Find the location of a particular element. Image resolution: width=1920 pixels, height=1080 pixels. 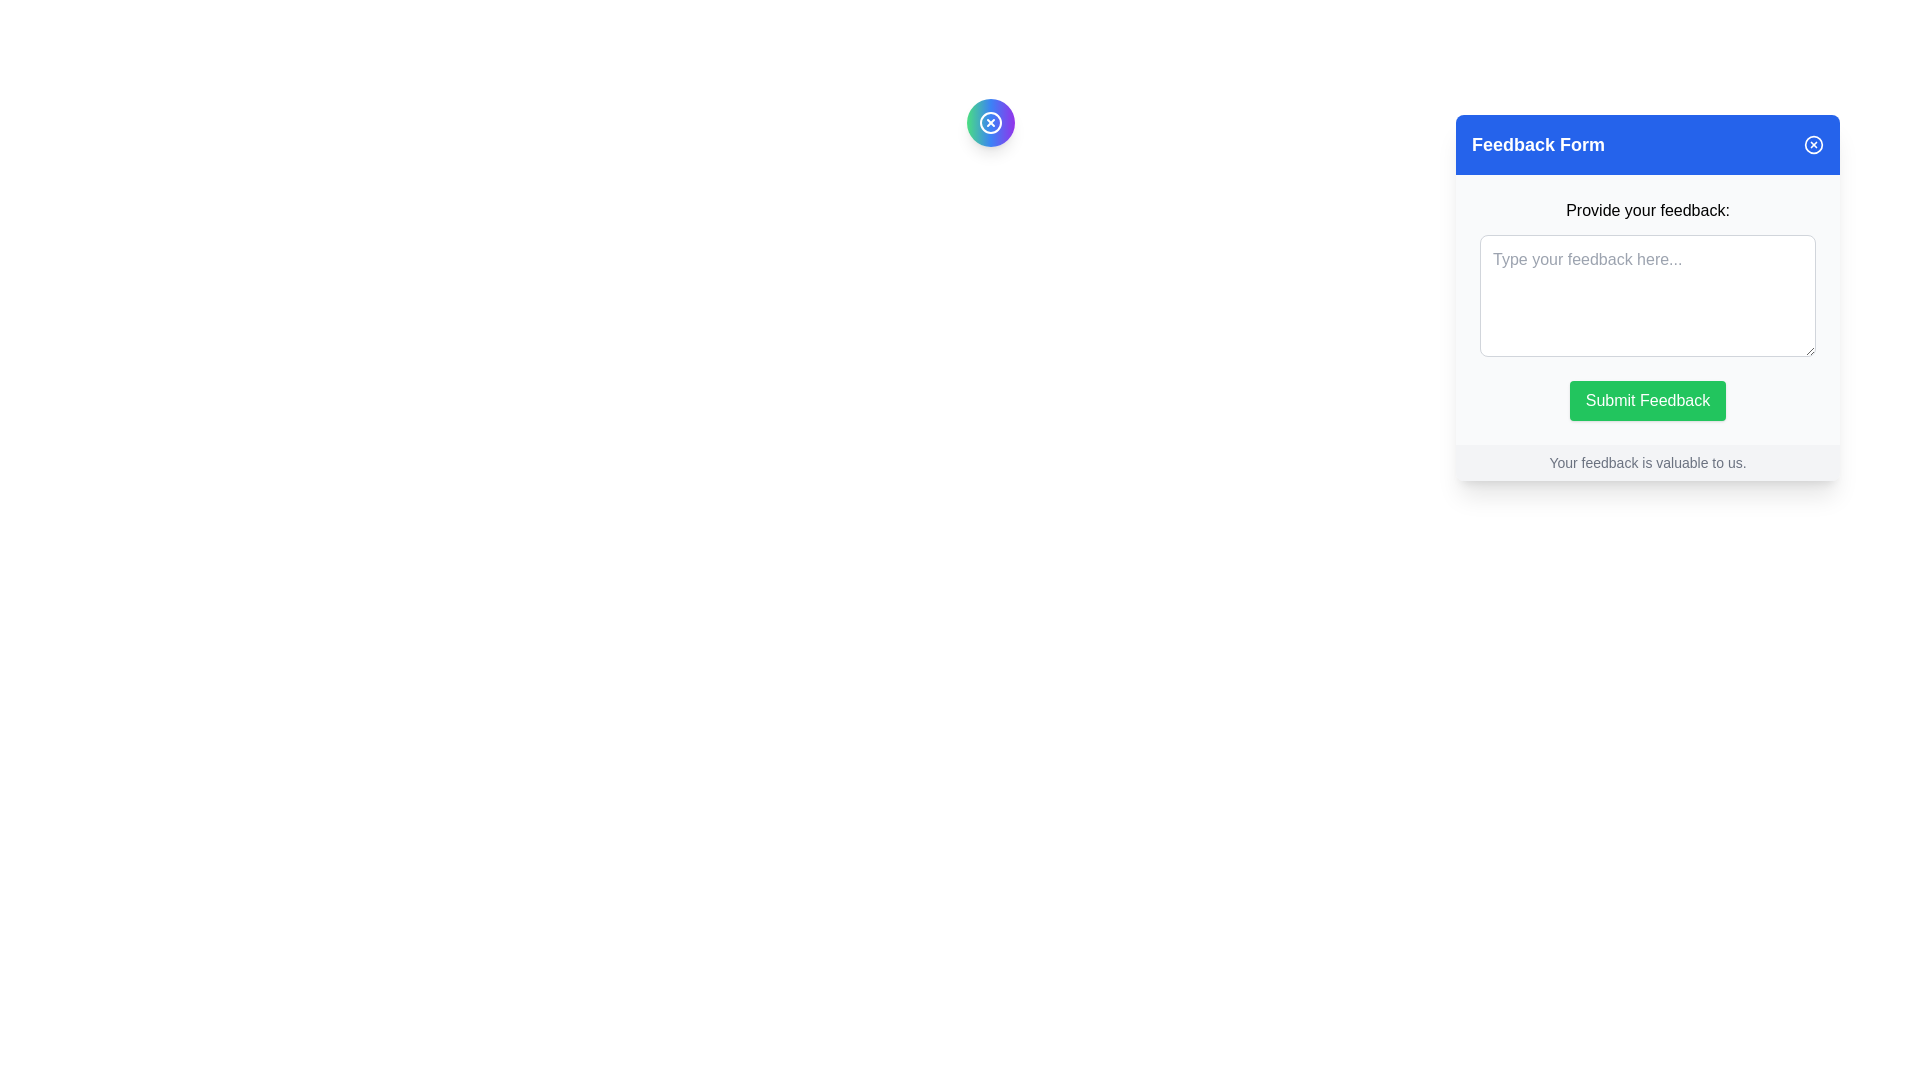

the close button located in the top-right corner of the 'Feedback Form' interface is located at coordinates (1814, 144).